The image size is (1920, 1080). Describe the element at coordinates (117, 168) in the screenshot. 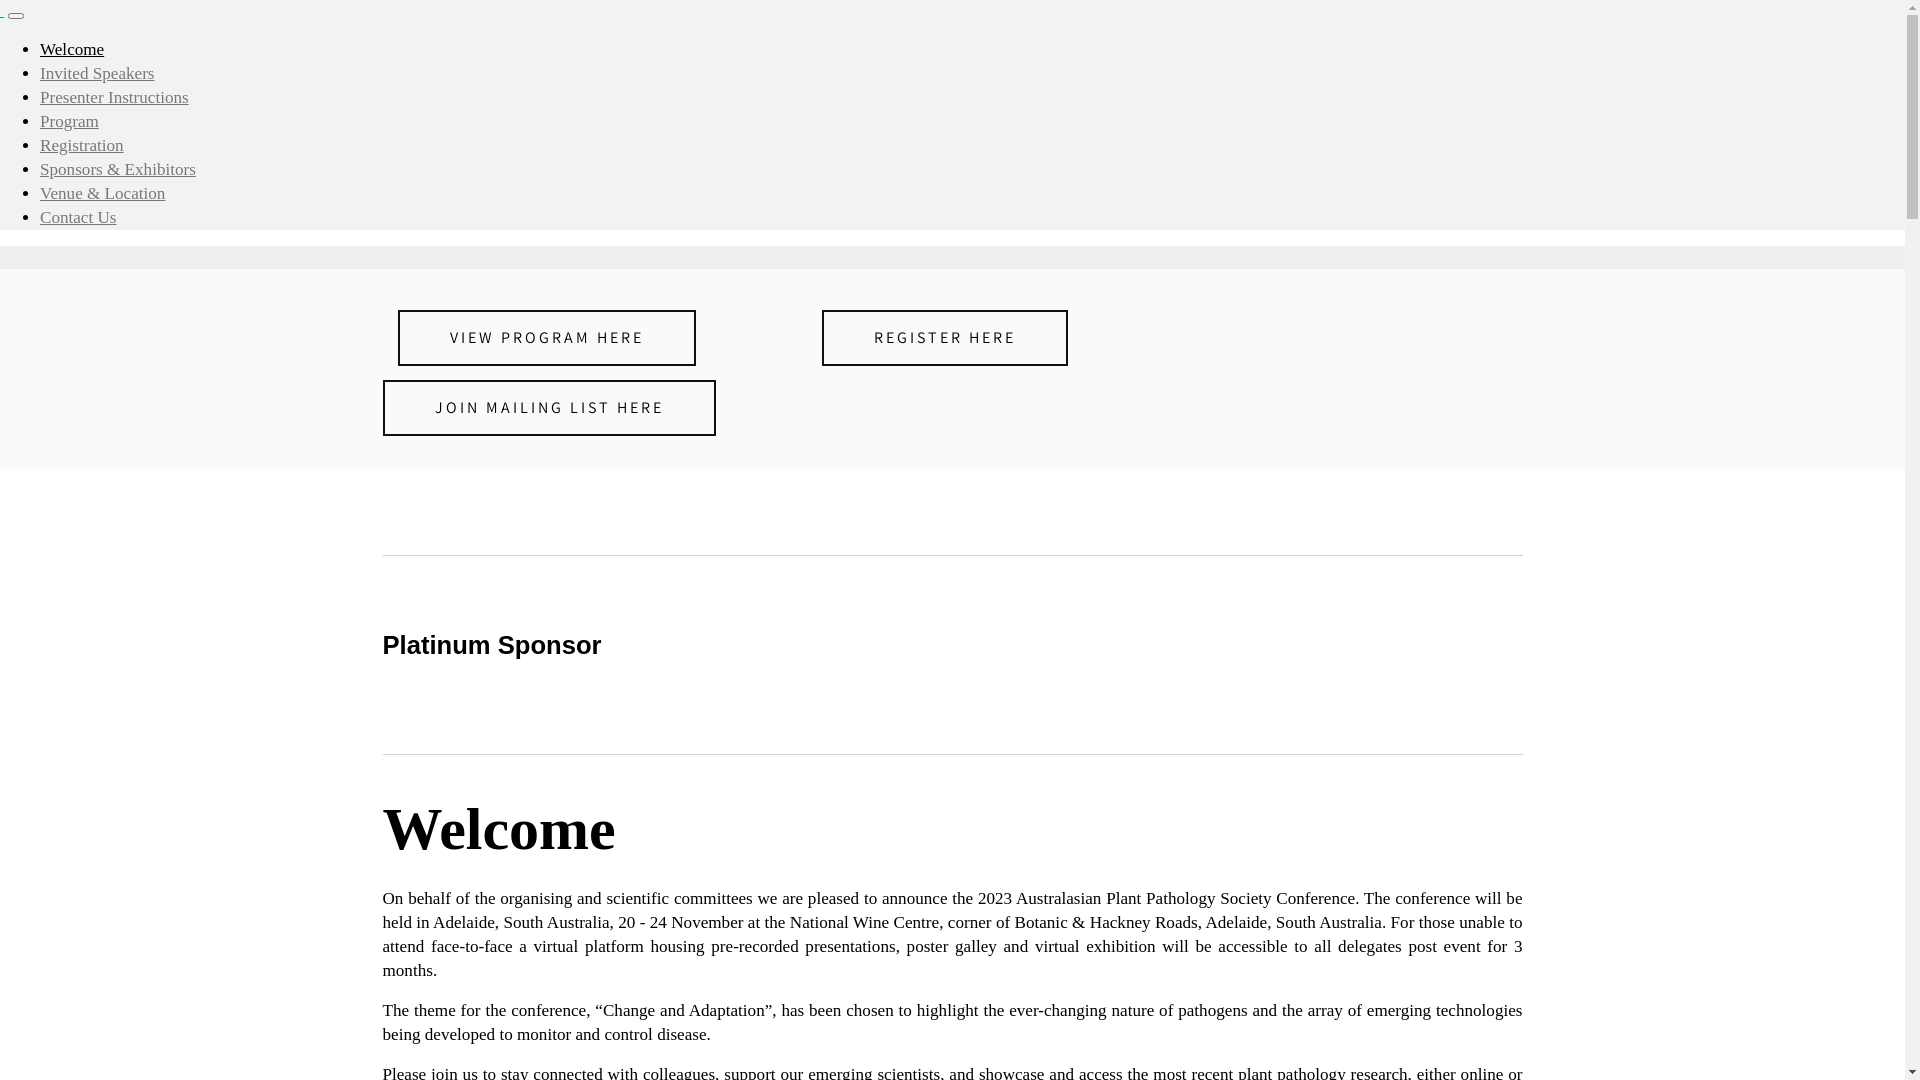

I see `'Sponsors & Exhibitors'` at that location.